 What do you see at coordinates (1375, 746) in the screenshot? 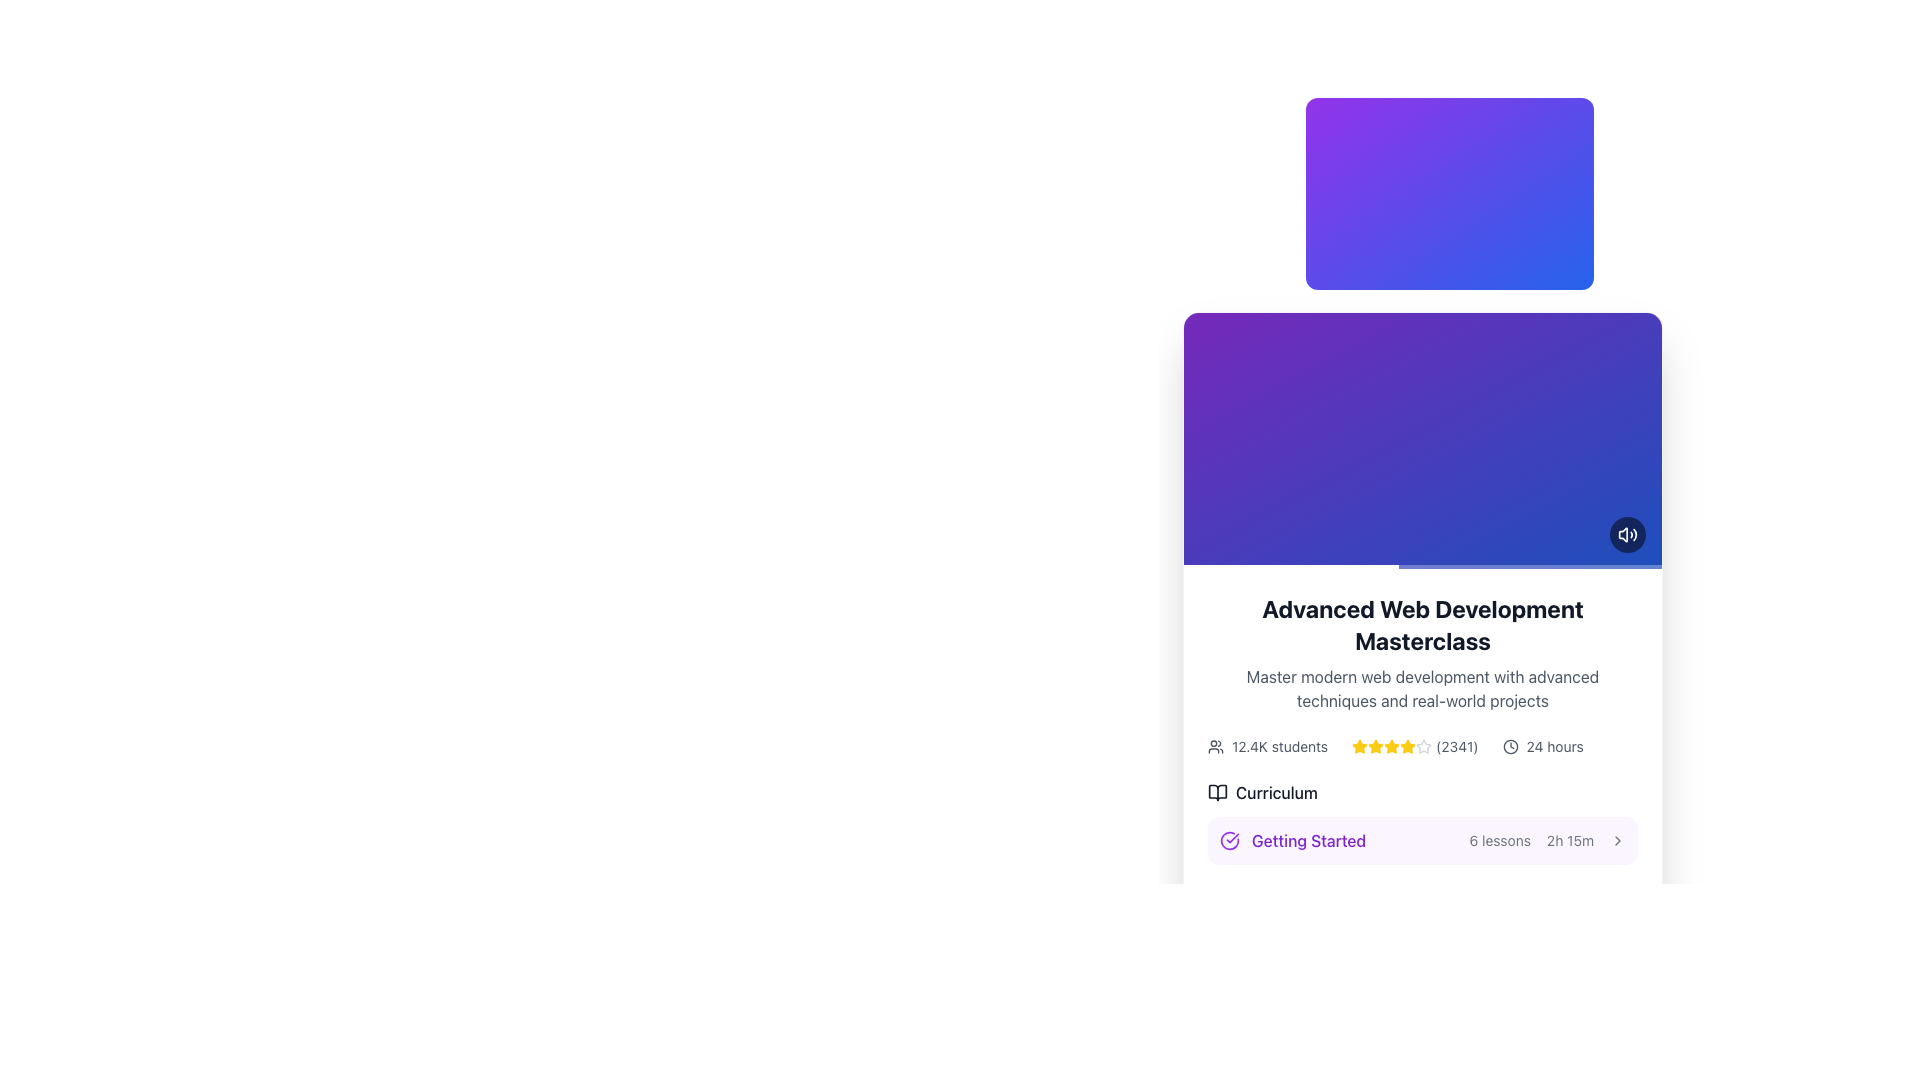
I see `the second star icon in the rating display below the title 'Advanced Web Development Masterclass'` at bounding box center [1375, 746].